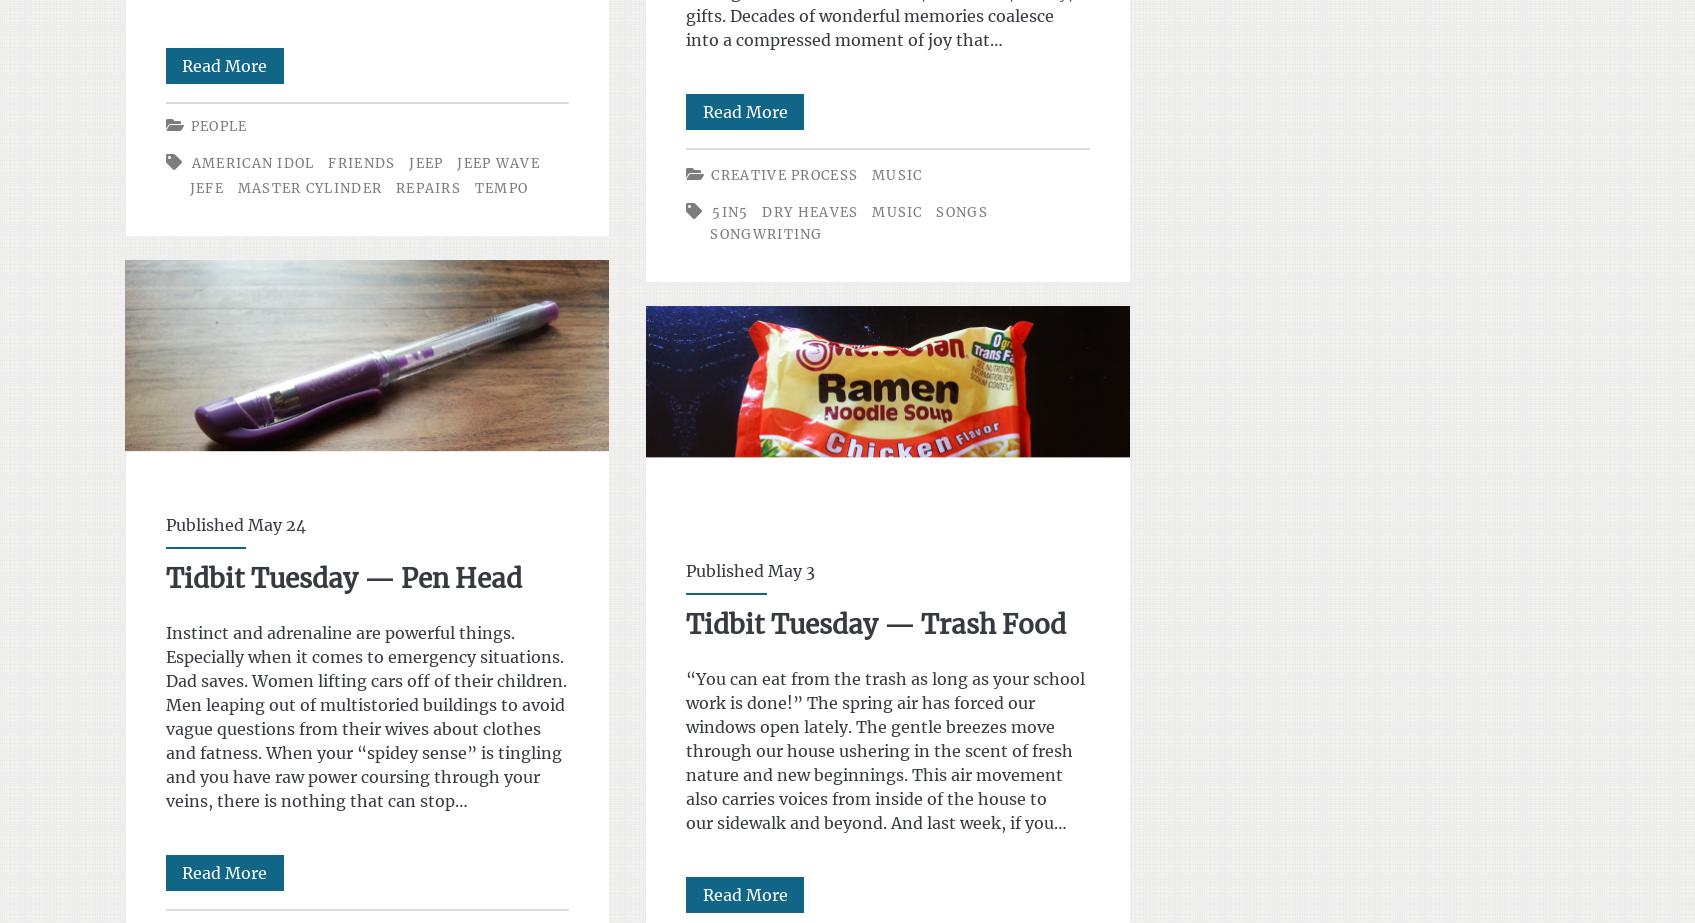 The height and width of the screenshot is (923, 1695). Describe the element at coordinates (204, 188) in the screenshot. I see `'jefe'` at that location.